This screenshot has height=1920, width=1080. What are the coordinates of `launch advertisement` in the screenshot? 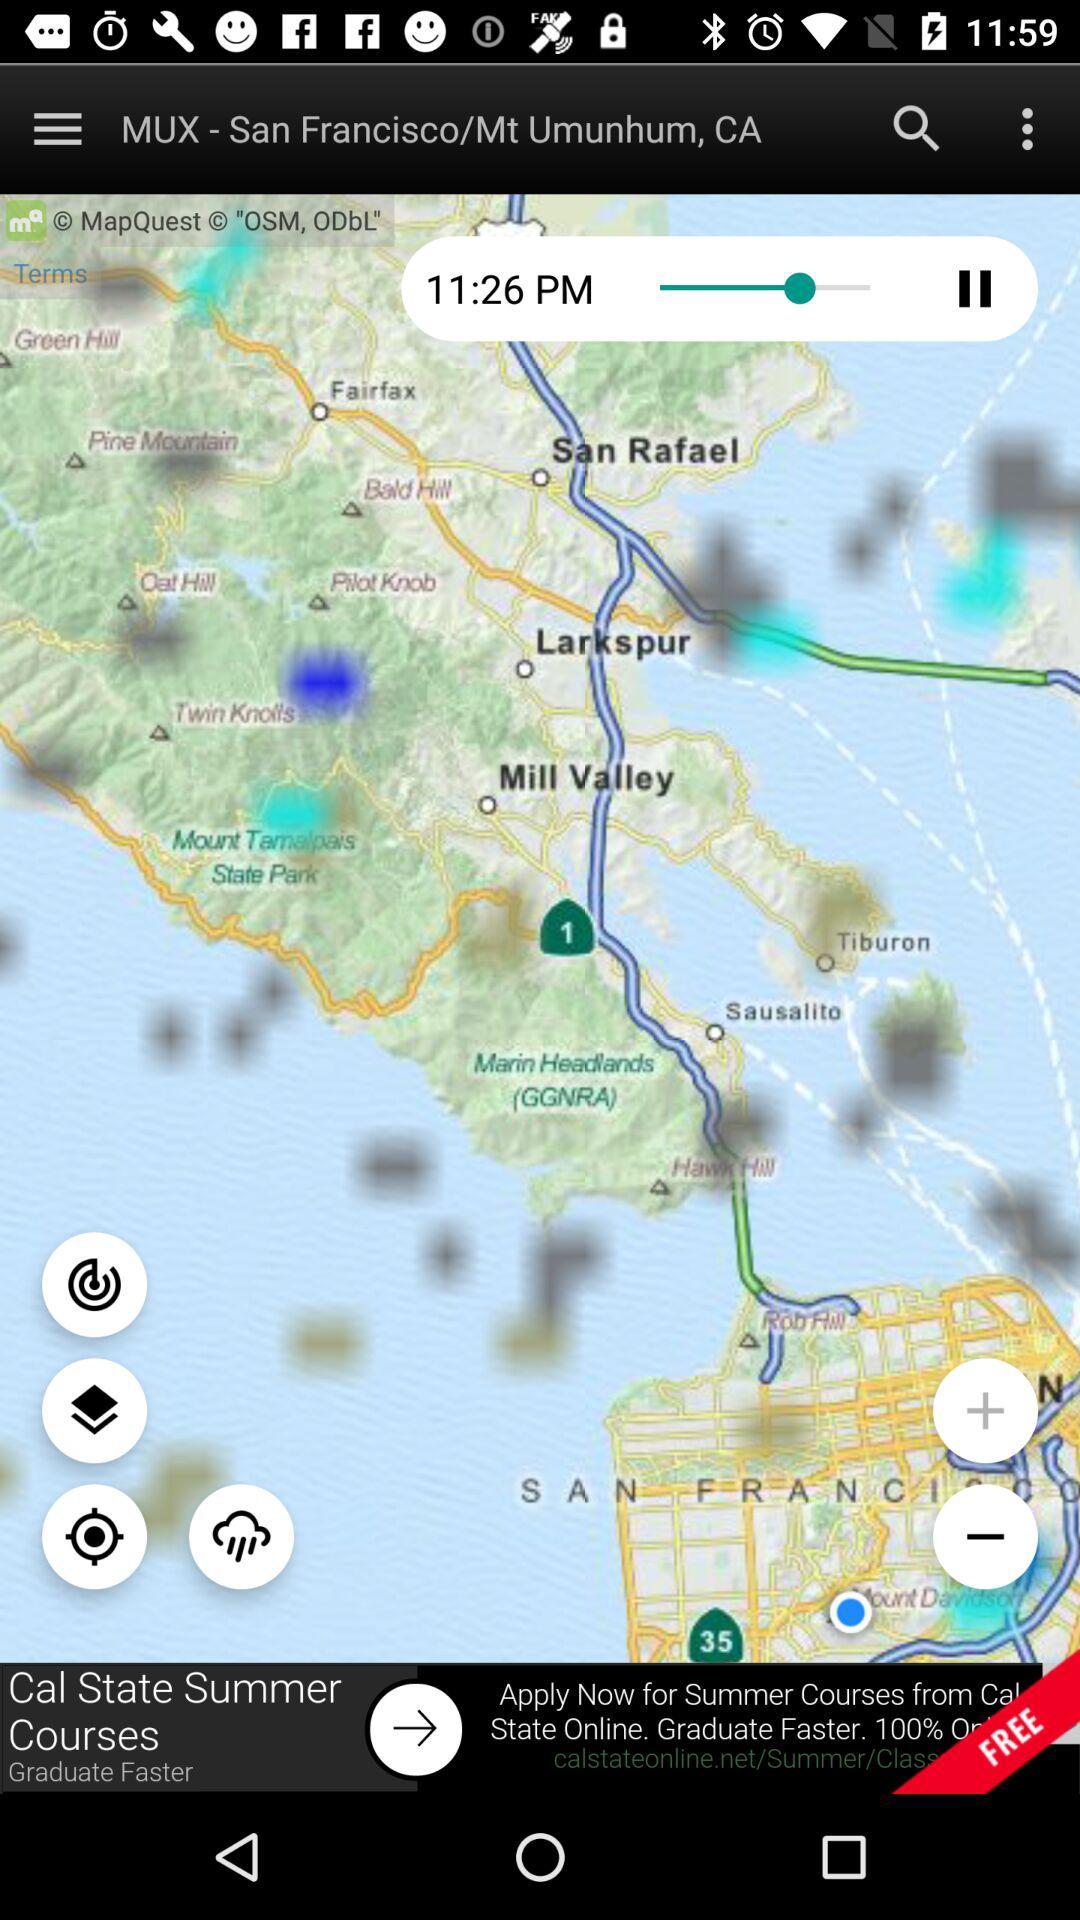 It's located at (540, 1727).